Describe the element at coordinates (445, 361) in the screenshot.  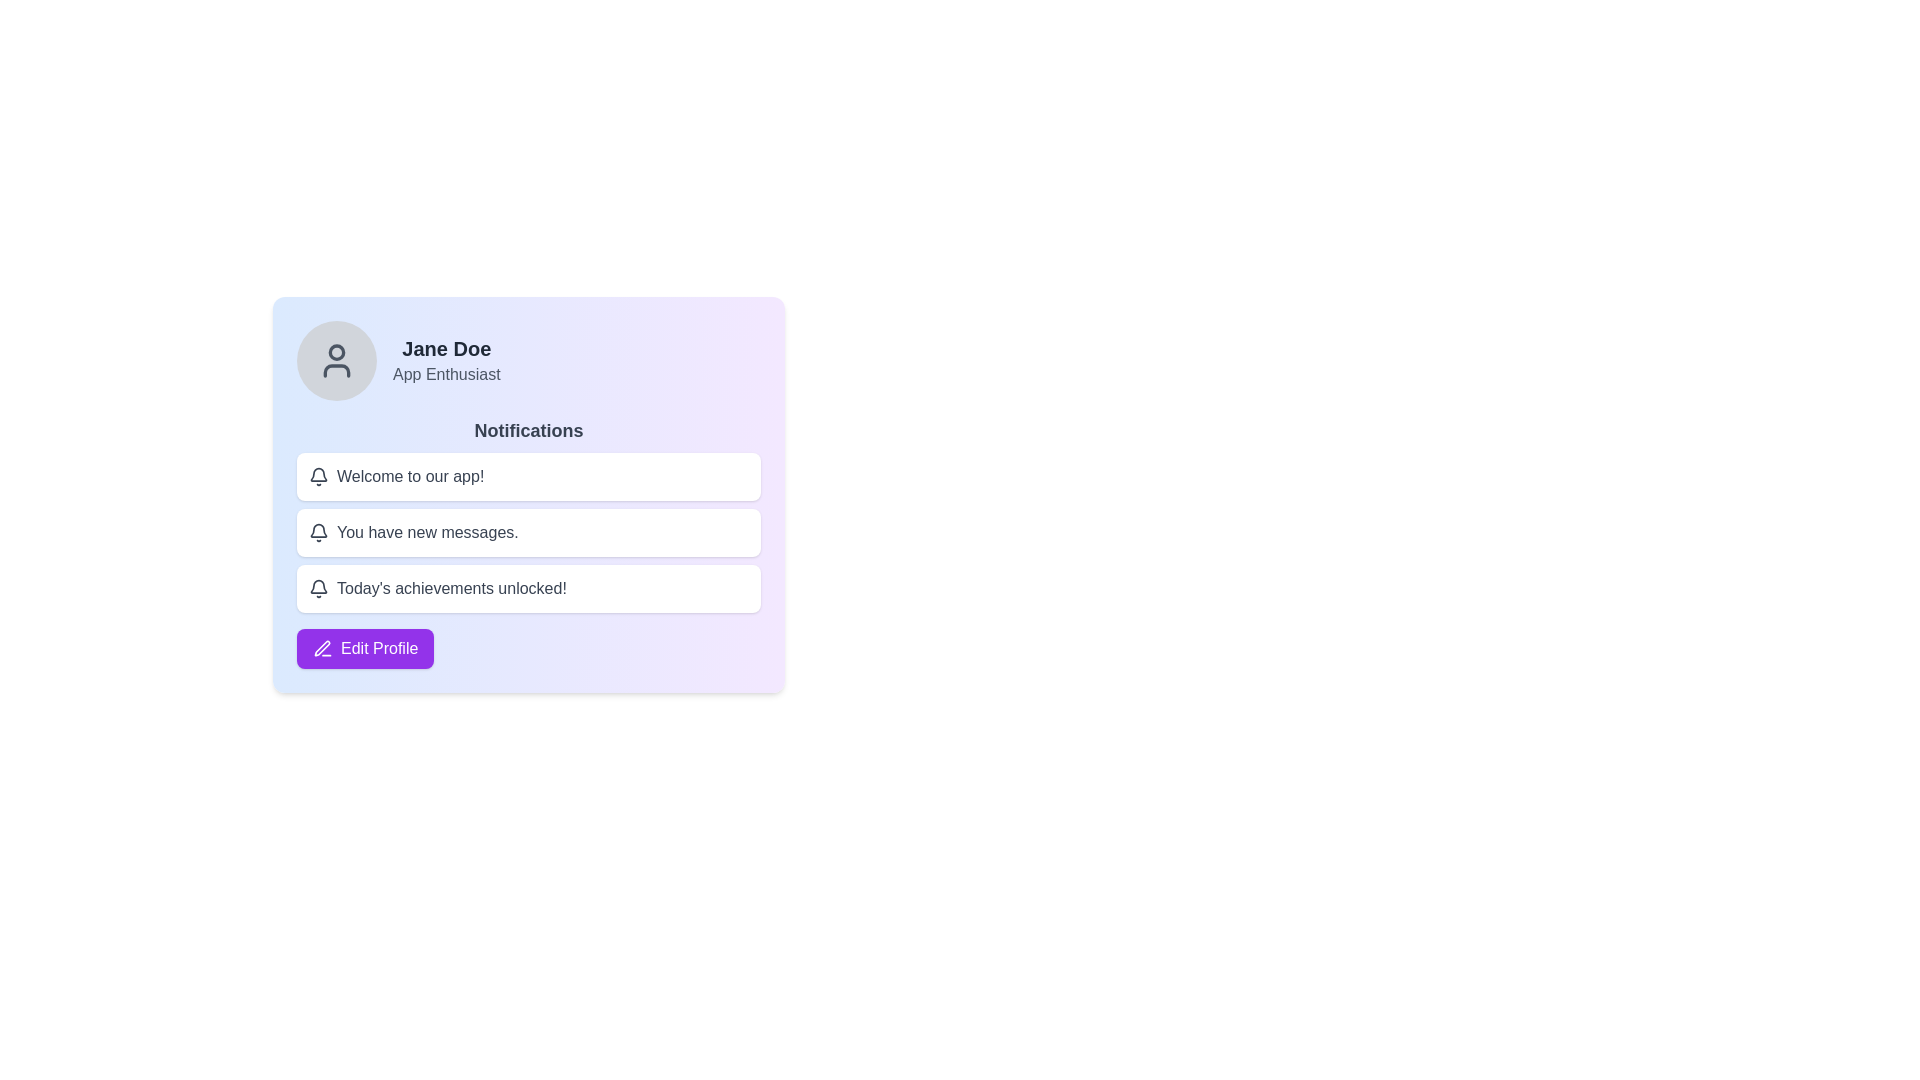
I see `the text block displaying 'Jane Doe' and 'App Enthusiast', which consists of a bold header and a subtitle, positioned on a light background in the top-left section of the content area` at that location.